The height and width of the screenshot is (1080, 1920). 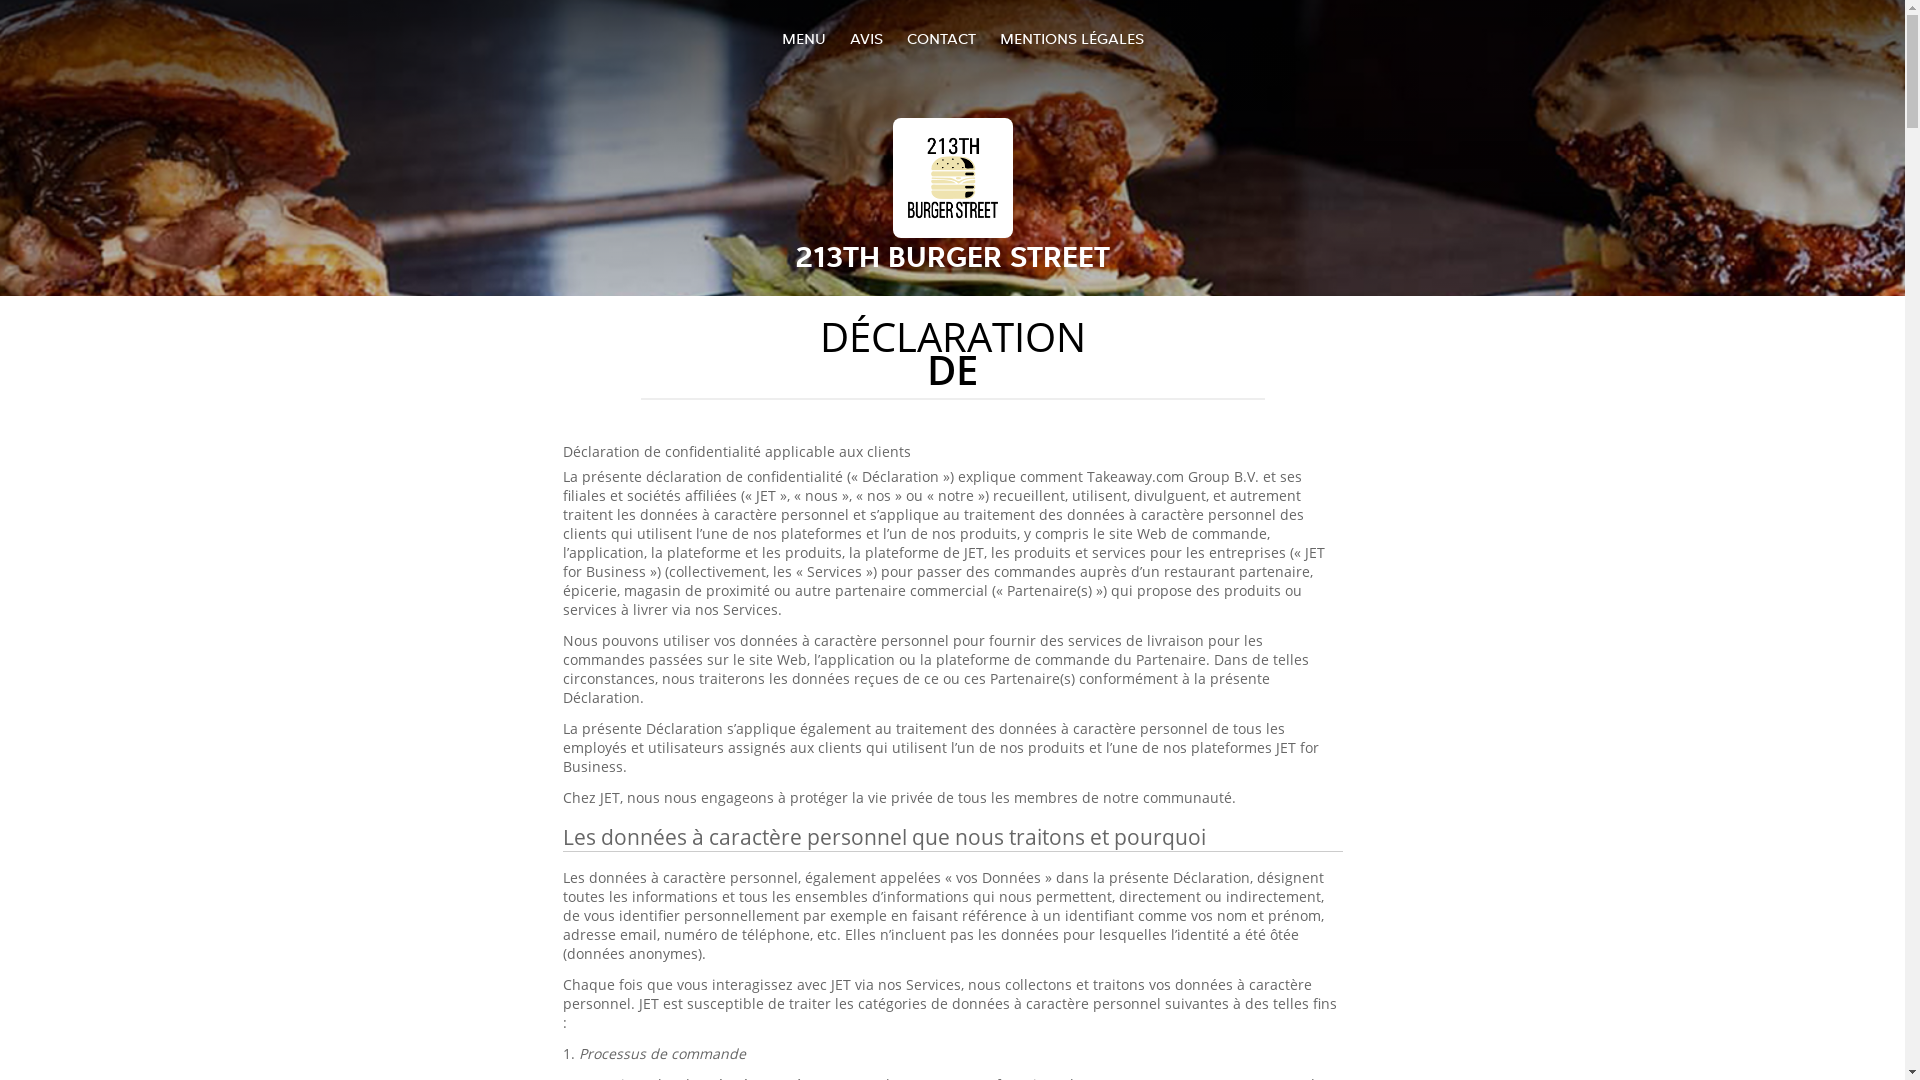 I want to click on 'MENU', so click(x=781, y=38).